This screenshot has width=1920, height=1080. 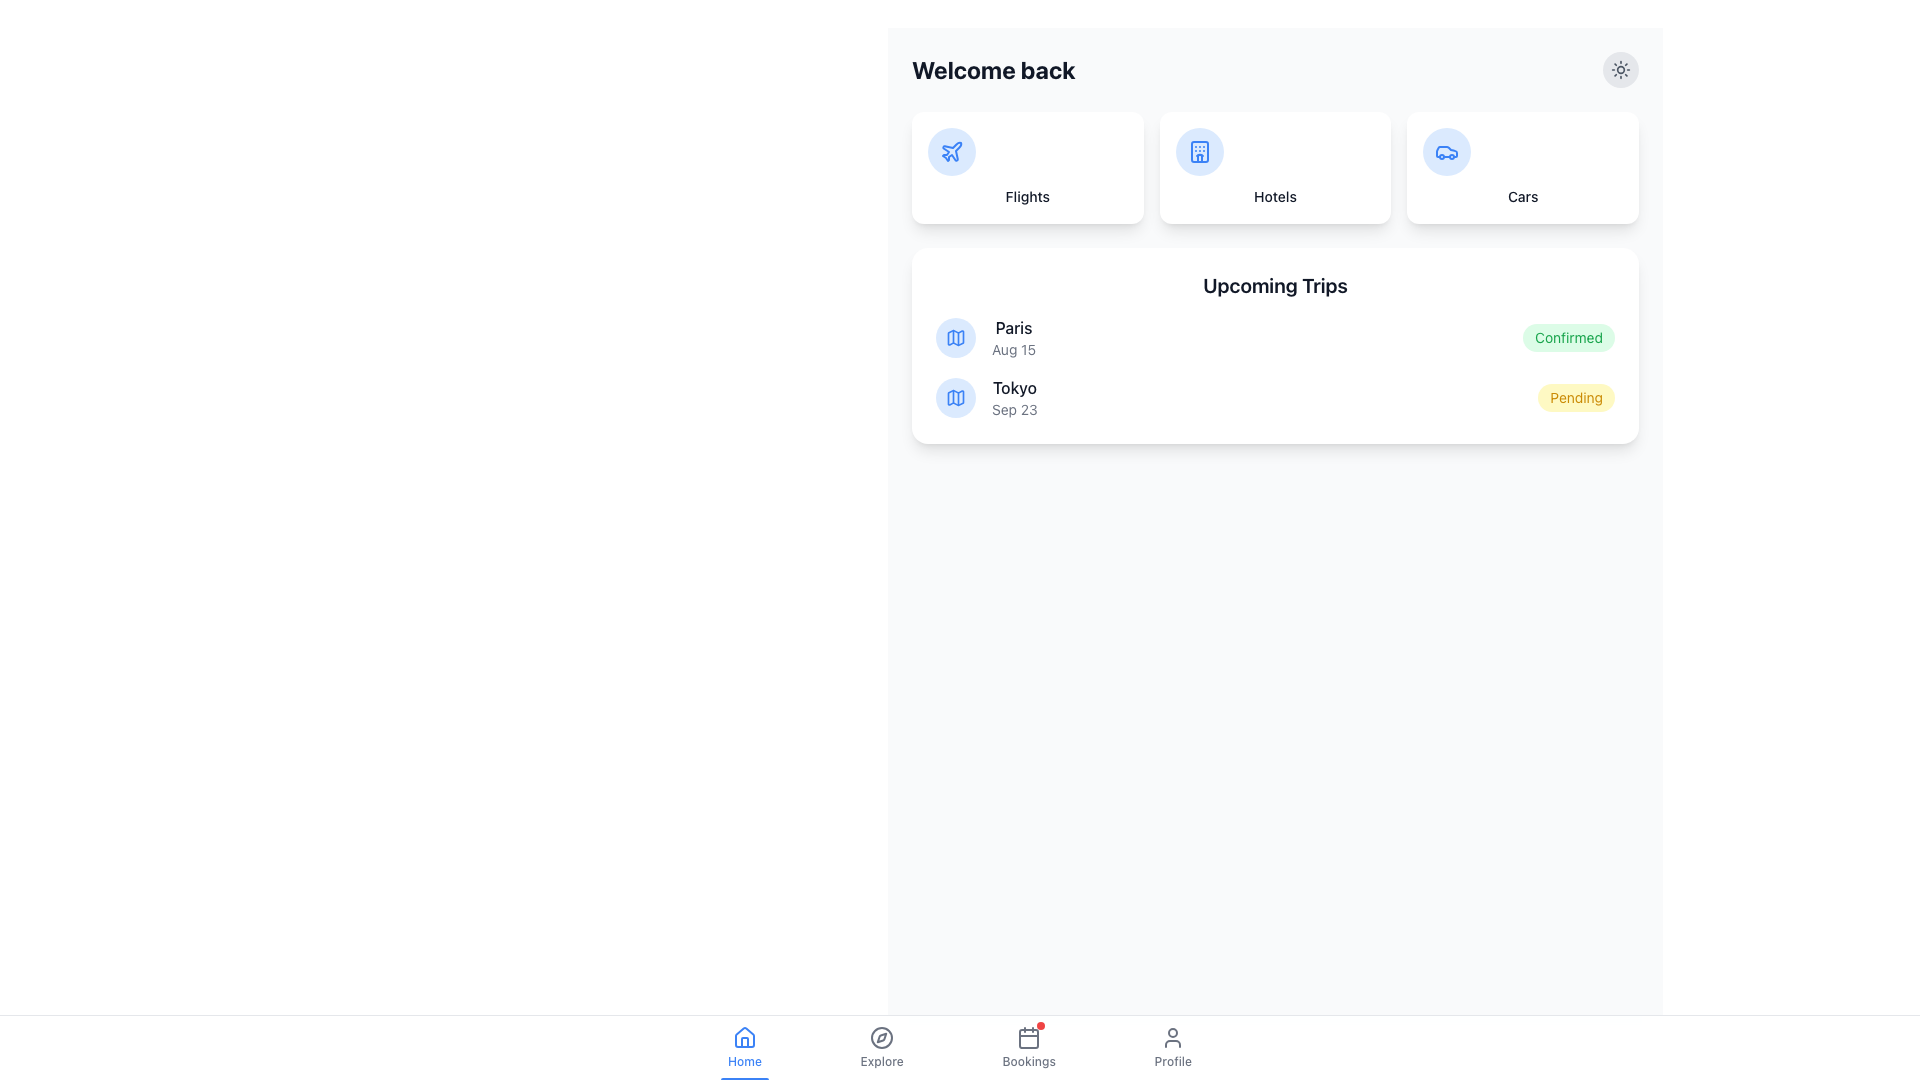 What do you see at coordinates (950, 150) in the screenshot?
I see `the 'Flights' icon button located in the upper-left part of the dashboard` at bounding box center [950, 150].